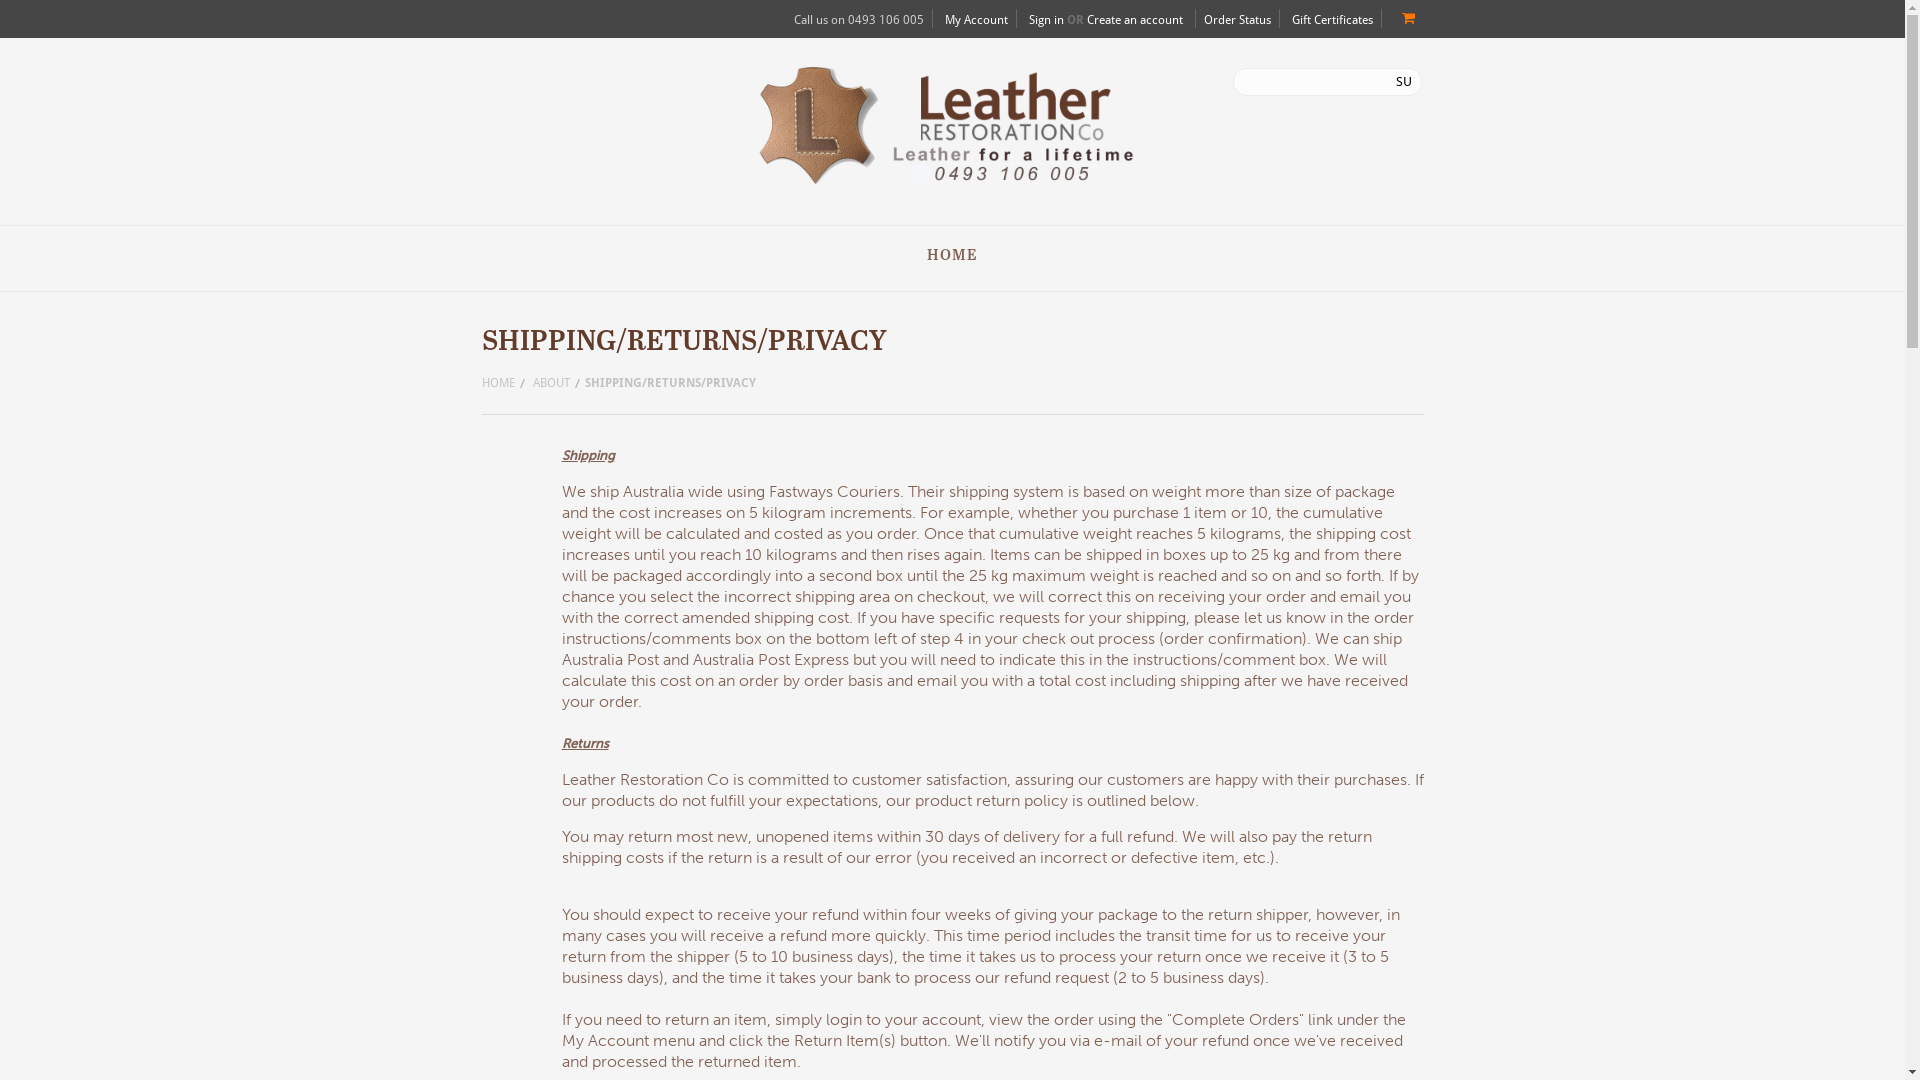  What do you see at coordinates (1291, 19) in the screenshot?
I see `'Gift Certificates'` at bounding box center [1291, 19].